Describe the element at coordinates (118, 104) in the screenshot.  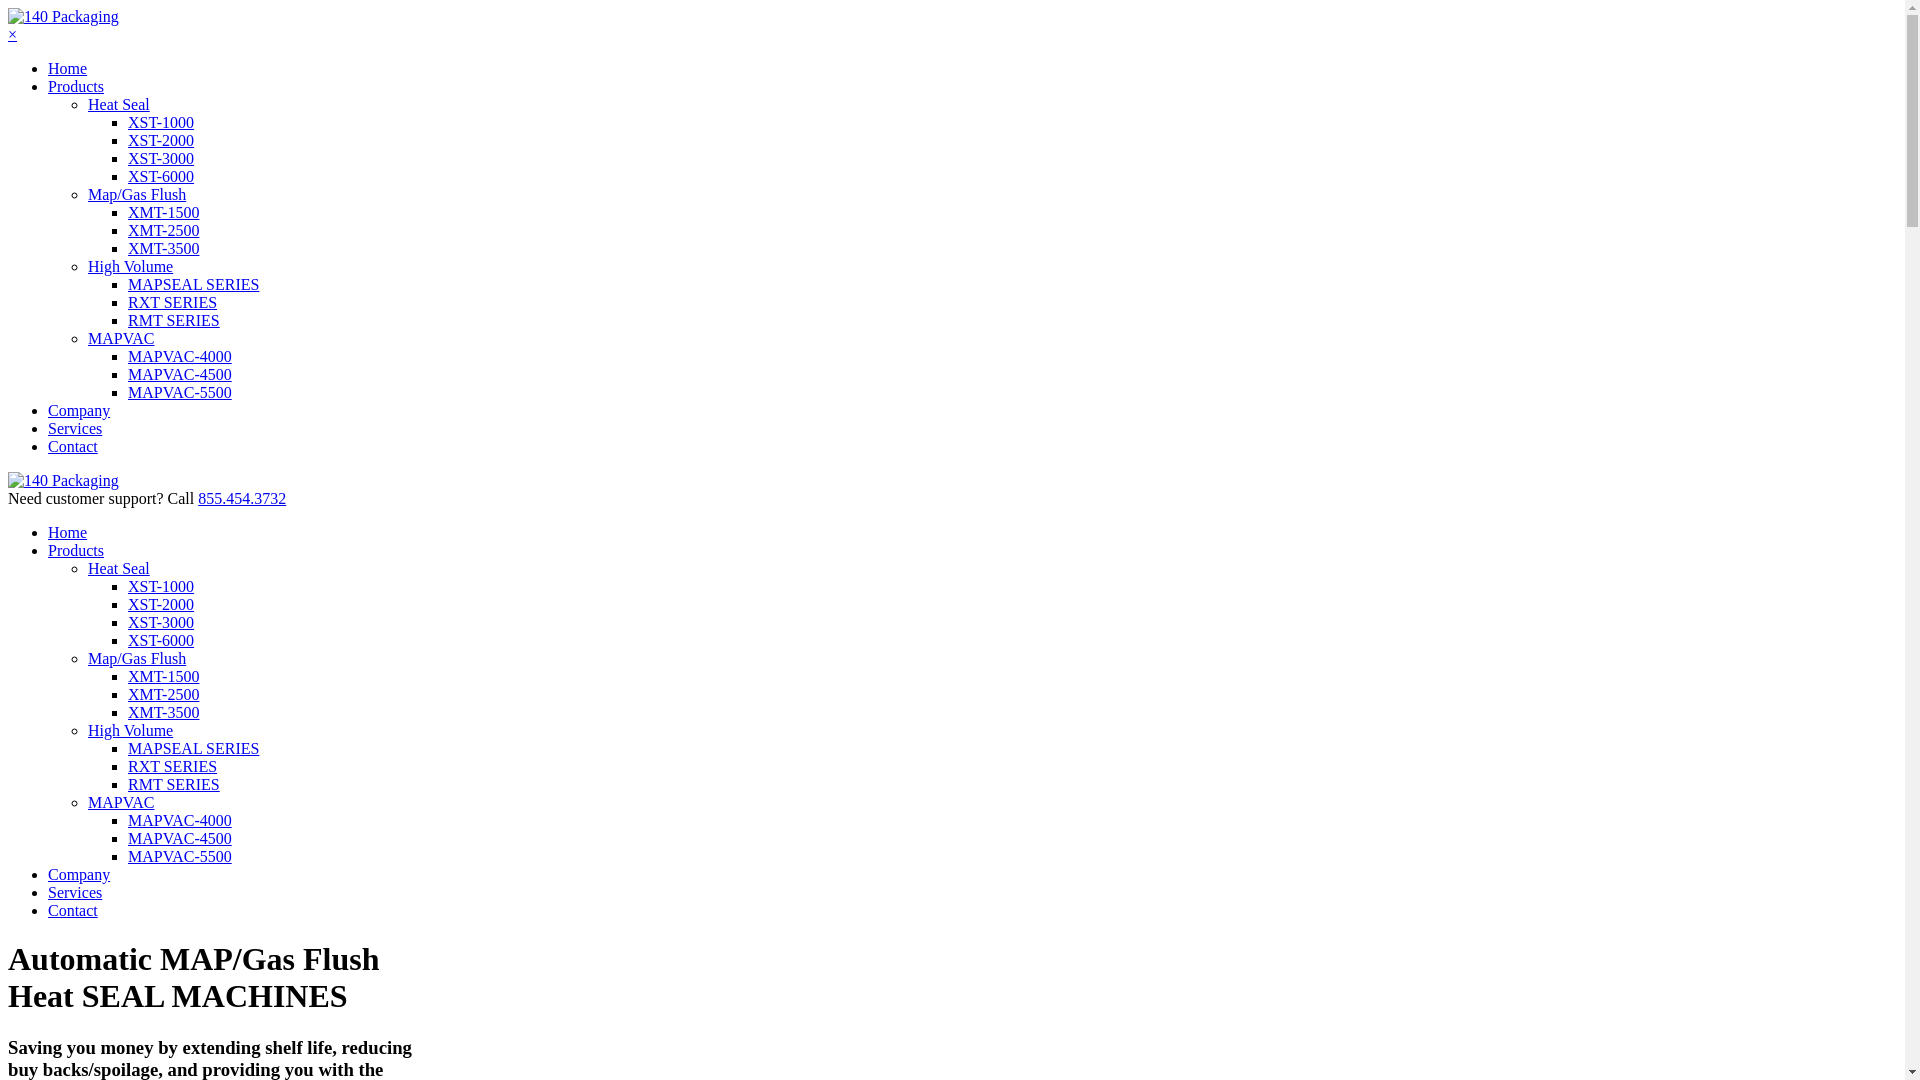
I see `'Heat Seal'` at that location.